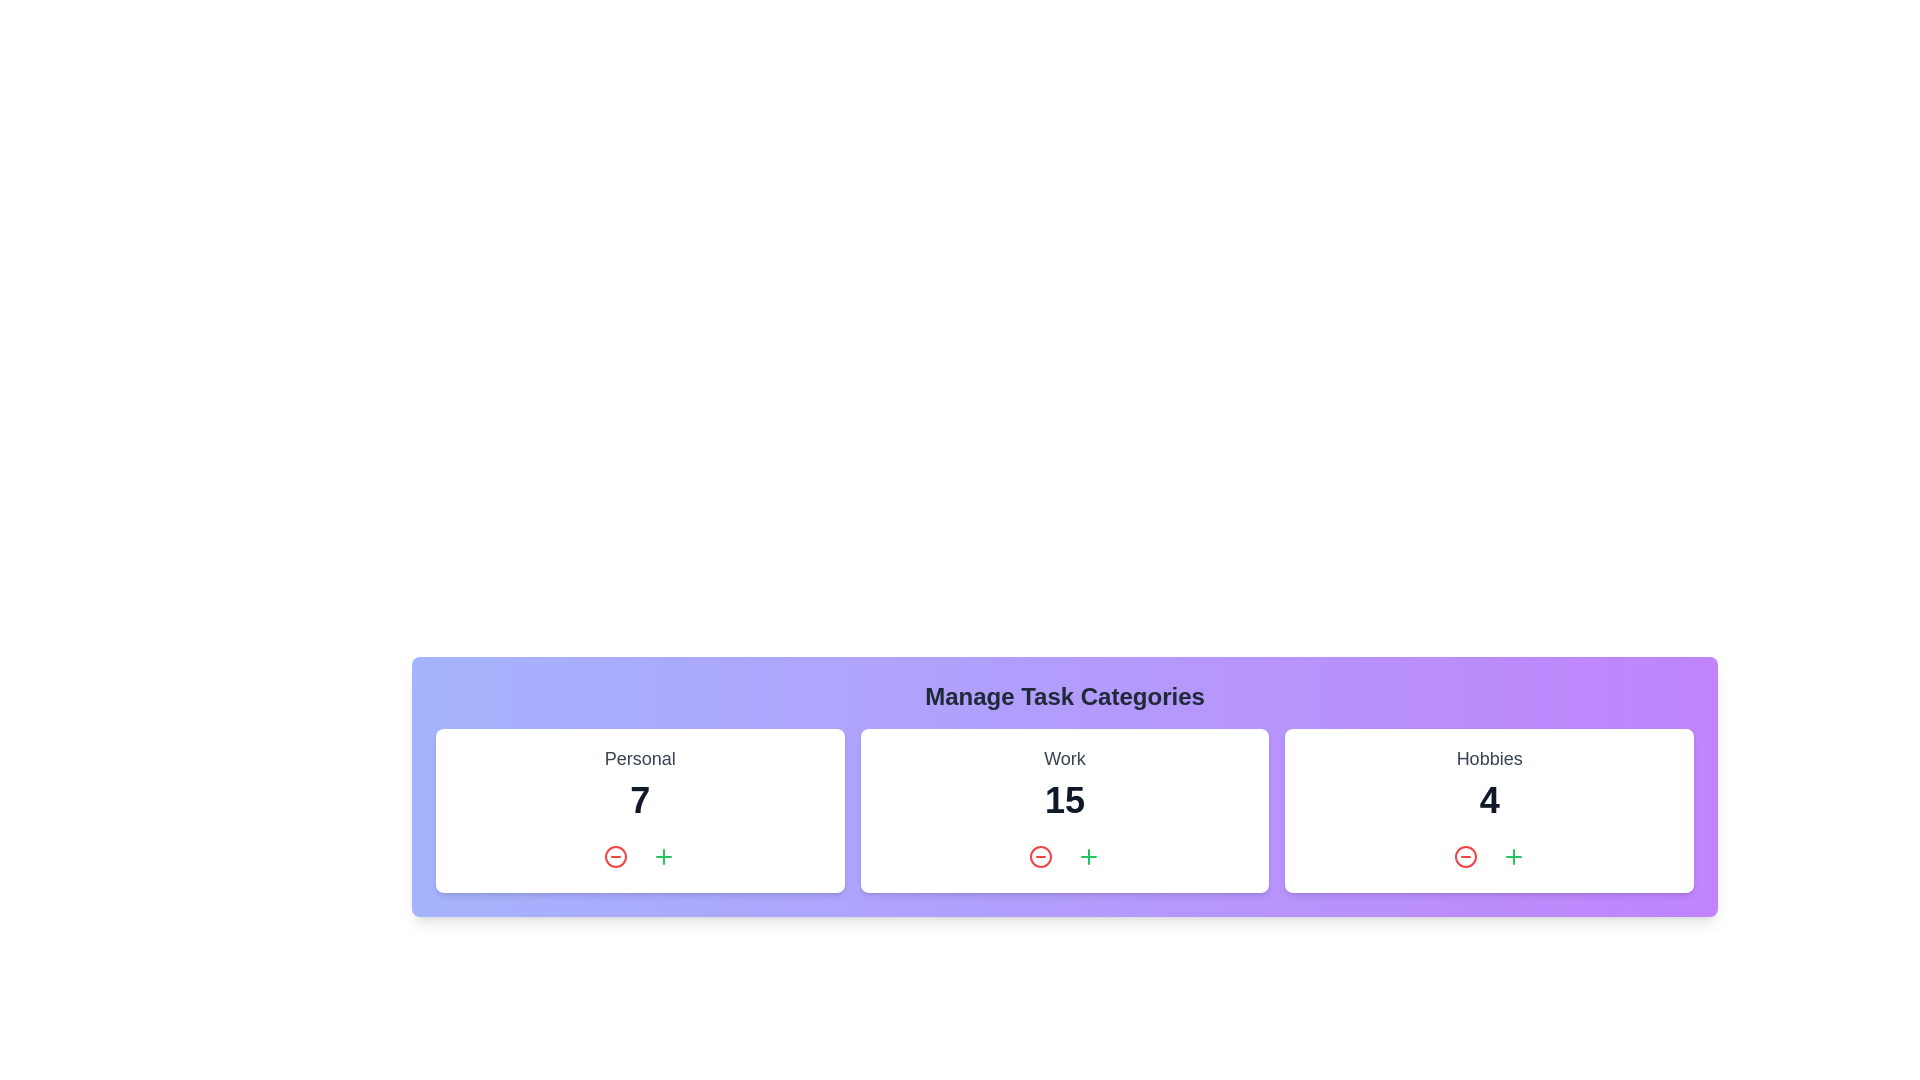  I want to click on 'Minus' button in the 'Hobbies' category, so click(1465, 855).